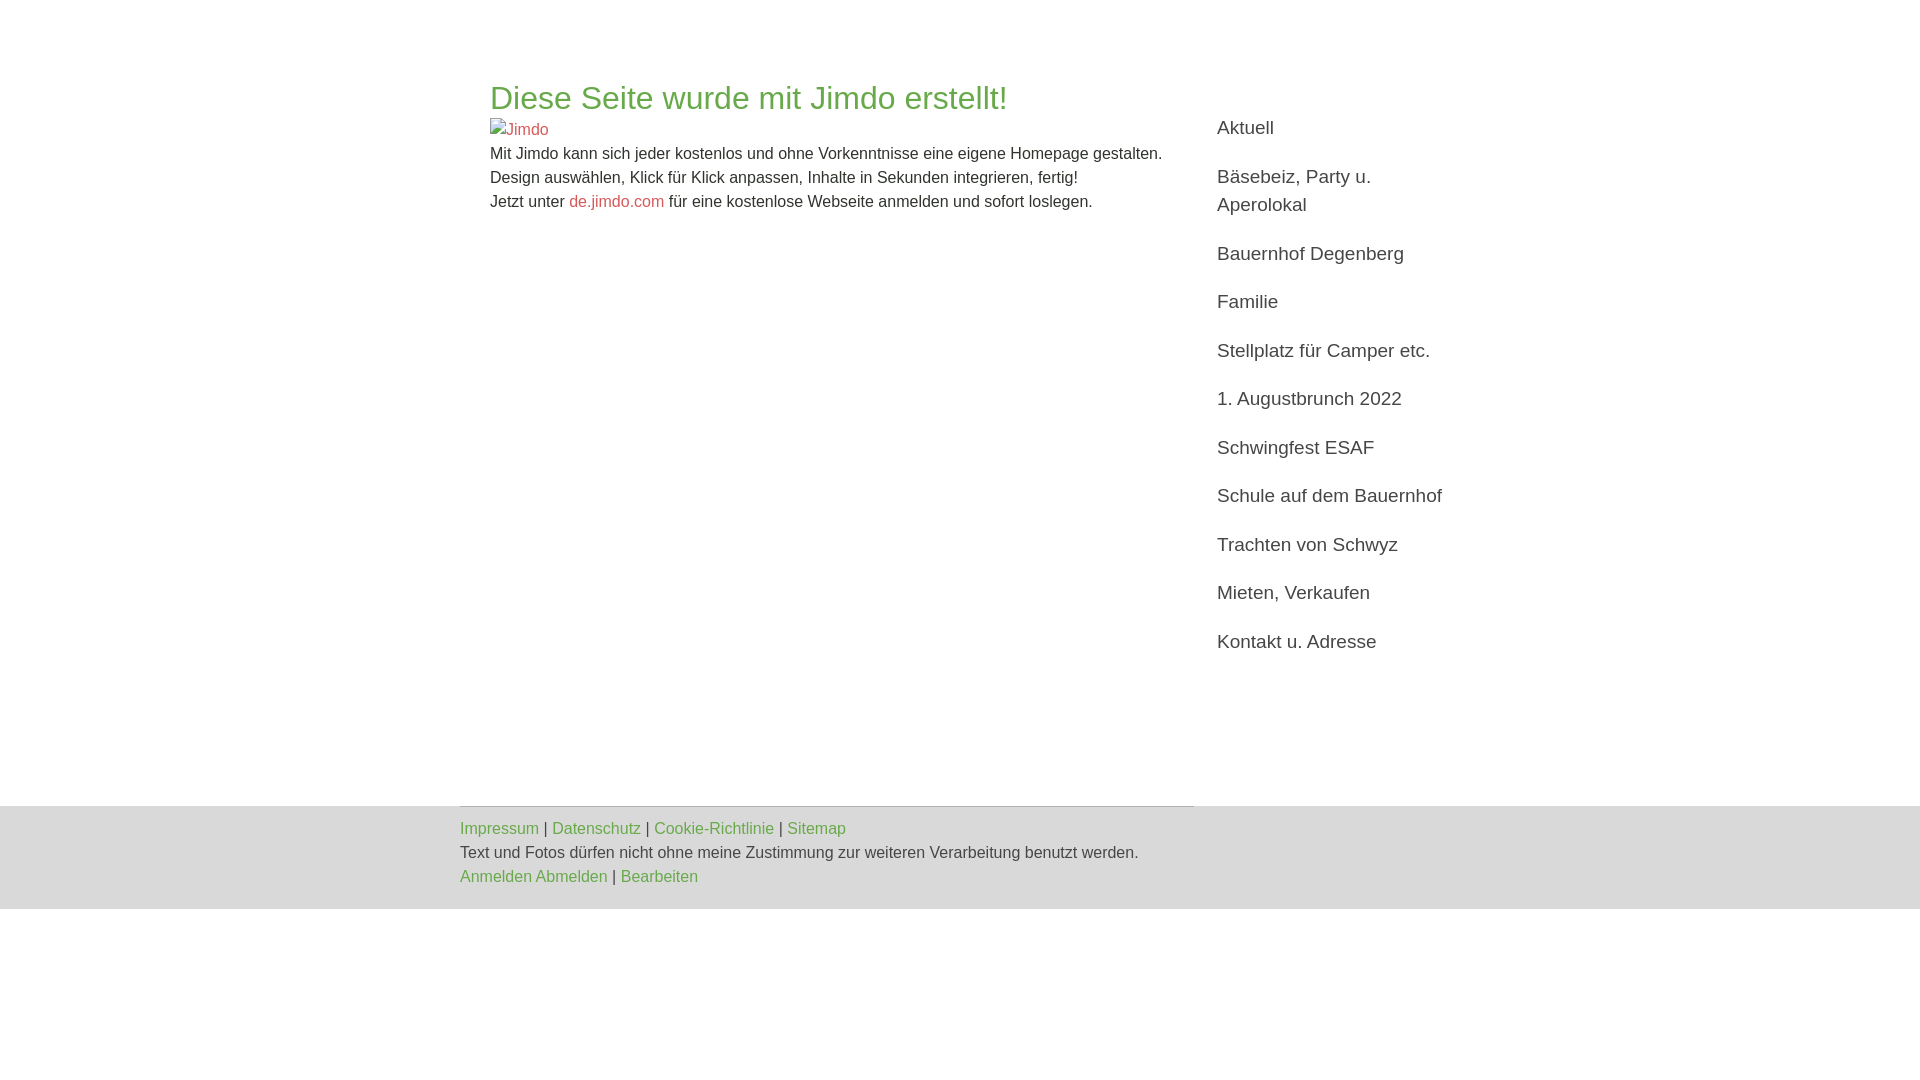 The width and height of the screenshot is (1920, 1080). Describe the element at coordinates (1329, 253) in the screenshot. I see `'Bauernhof Degenberg'` at that location.